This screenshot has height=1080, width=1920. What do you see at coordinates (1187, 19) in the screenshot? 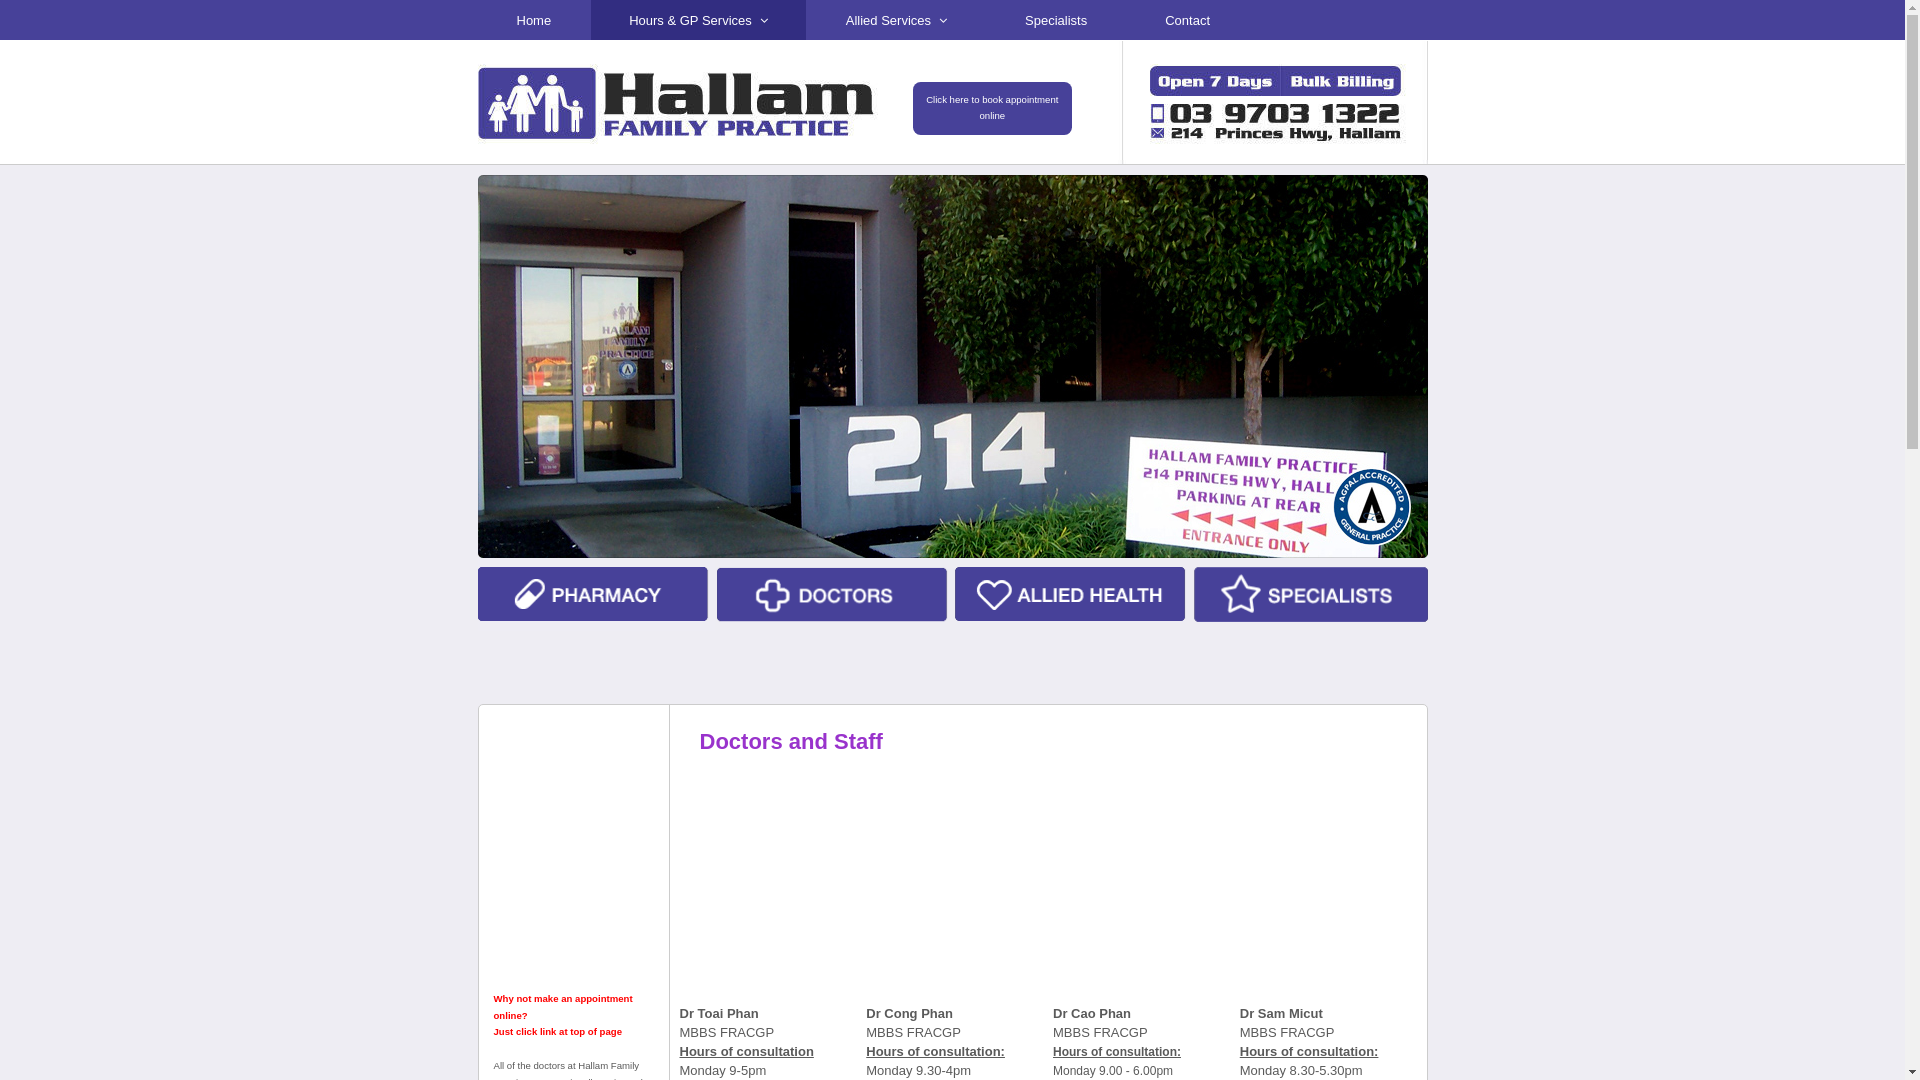
I see `'Contact'` at bounding box center [1187, 19].